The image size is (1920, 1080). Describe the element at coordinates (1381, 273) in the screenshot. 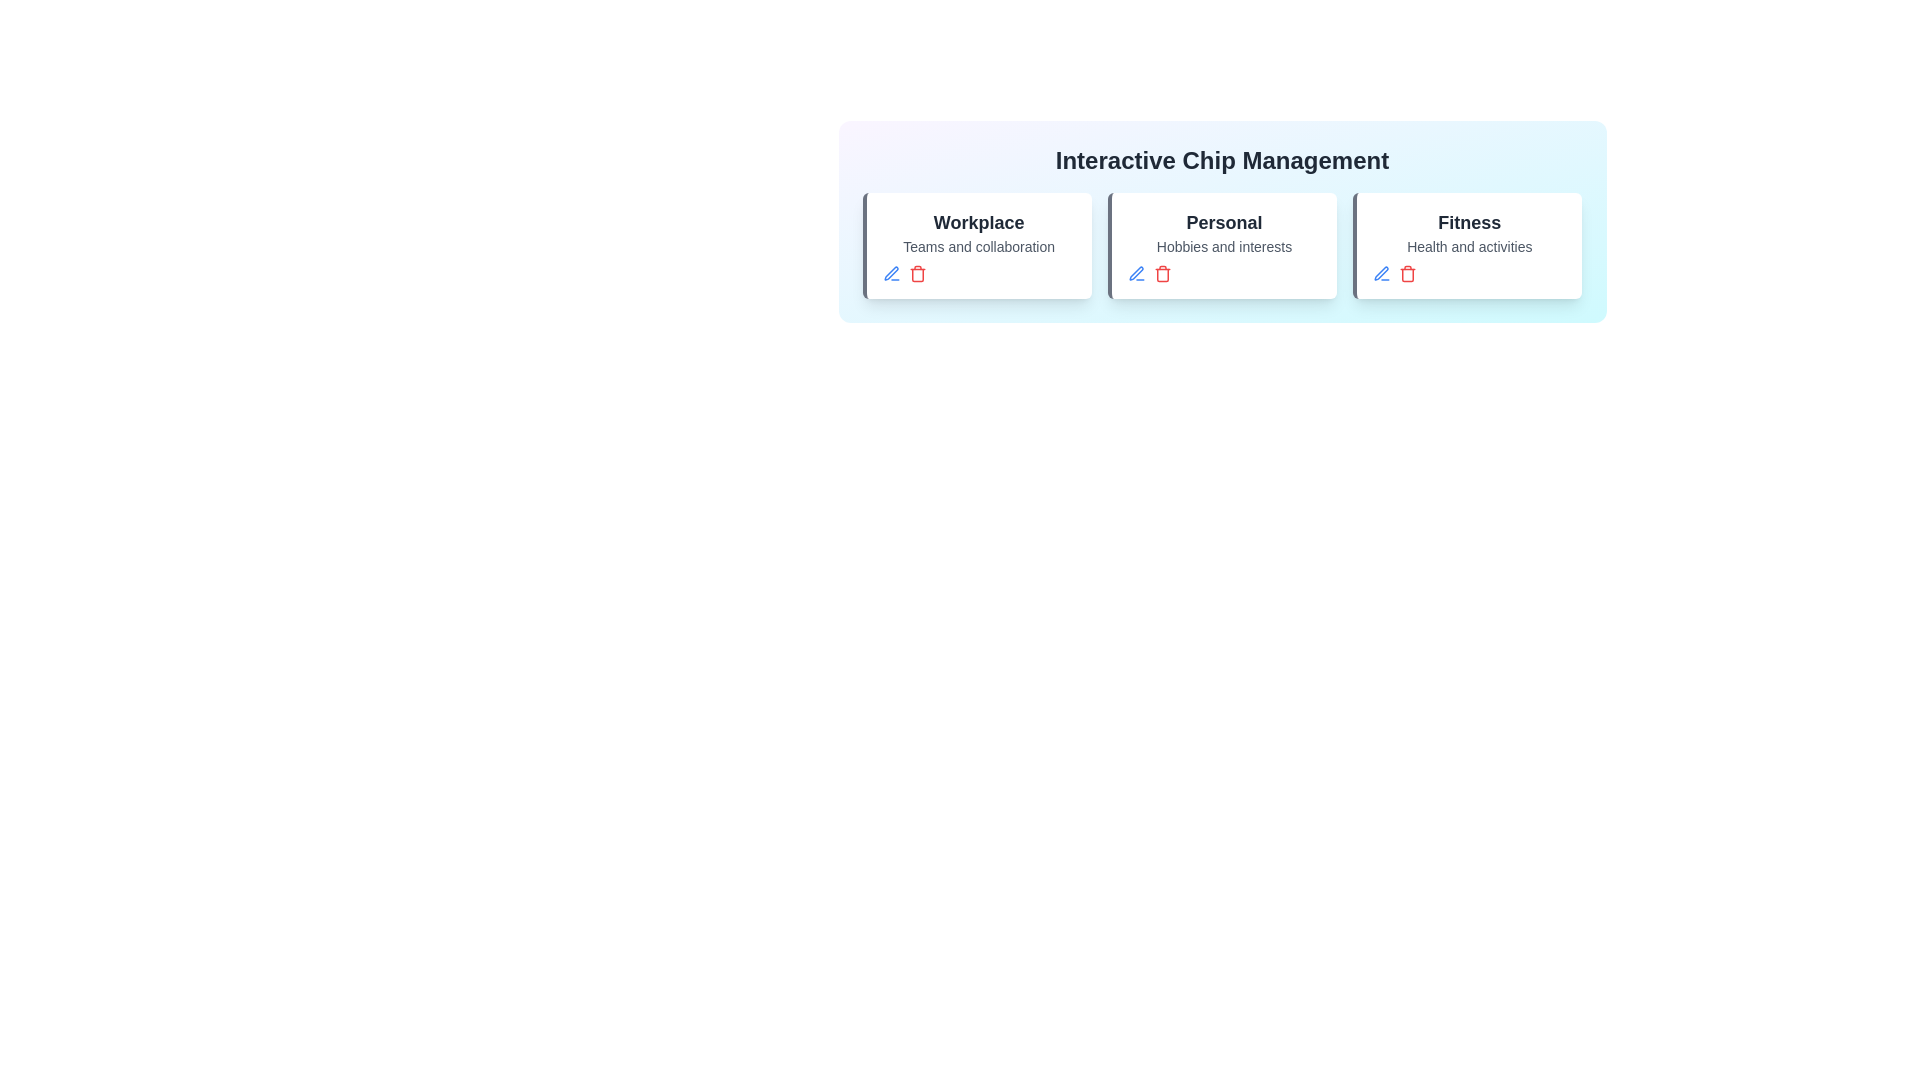

I see `'Edit' button for the chip identified by Fitness` at that location.